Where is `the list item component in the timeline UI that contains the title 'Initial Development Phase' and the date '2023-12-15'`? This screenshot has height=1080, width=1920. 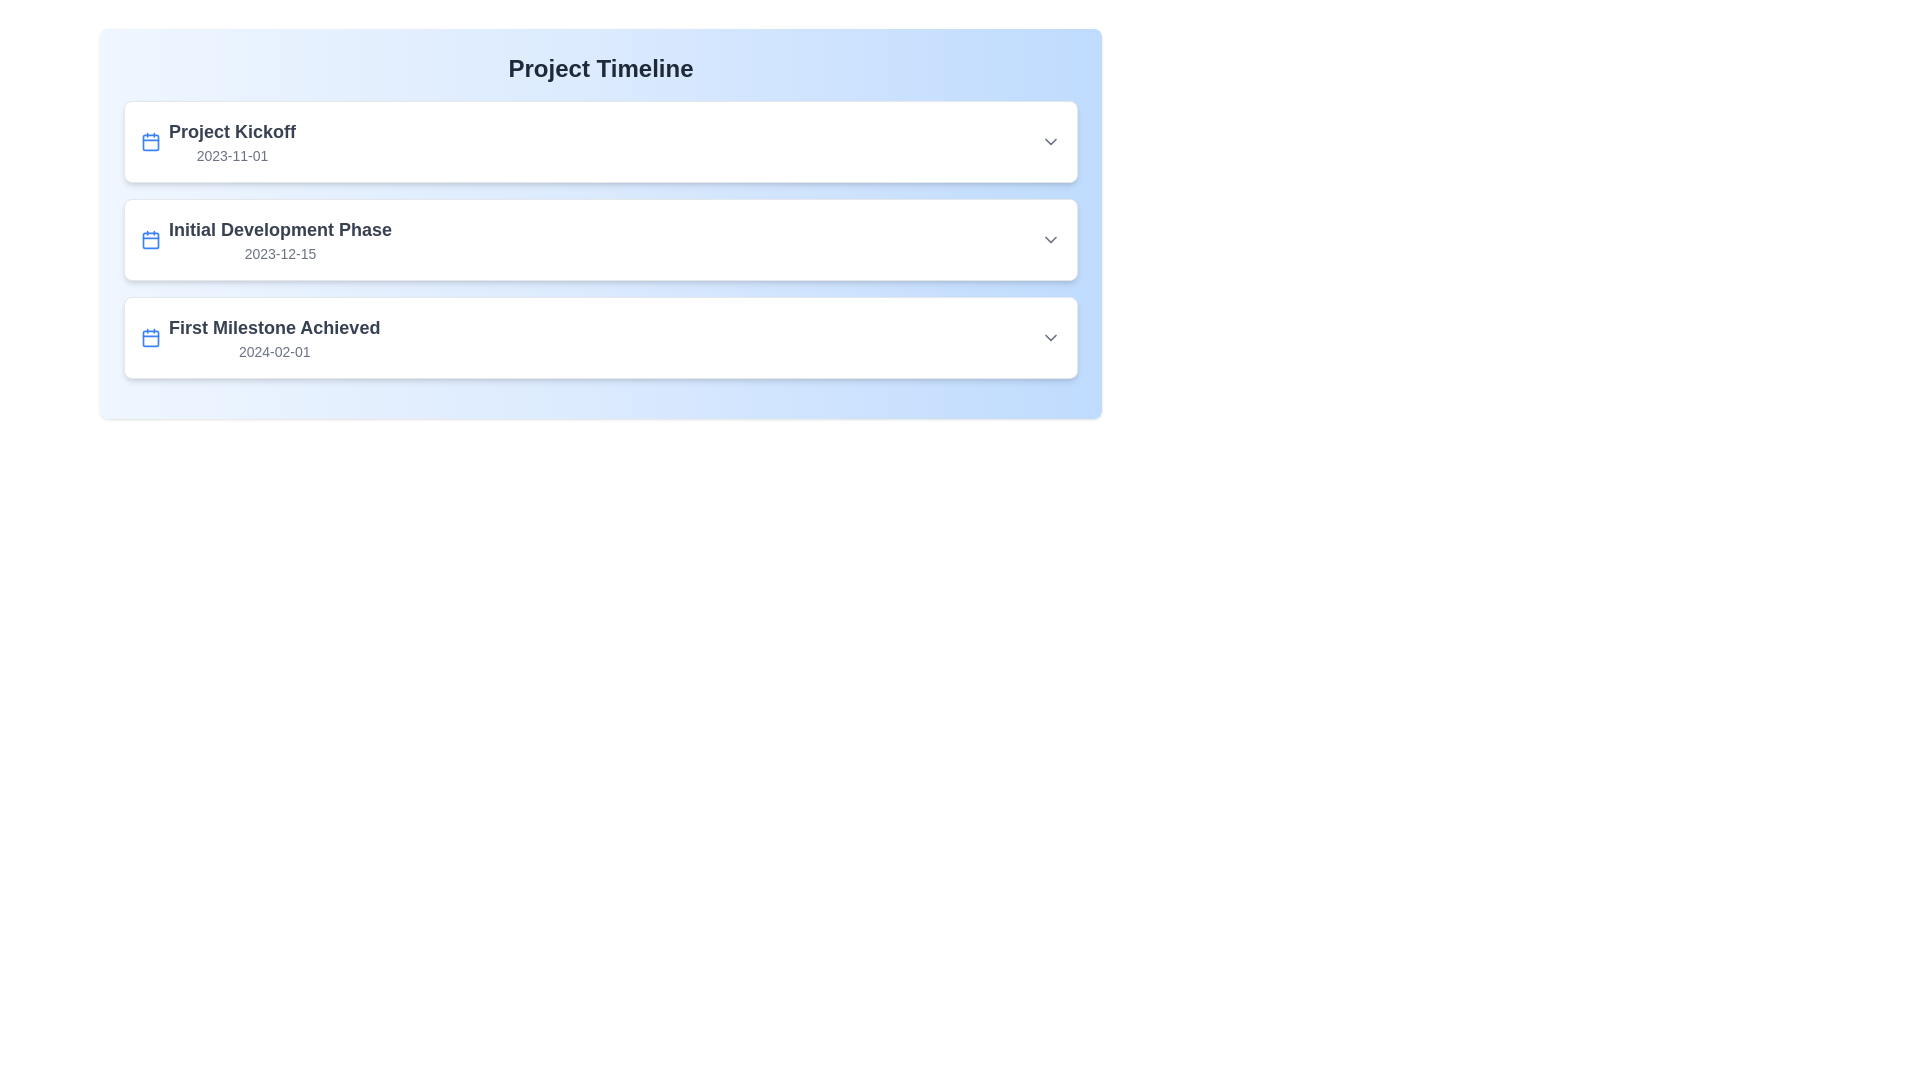
the list item component in the timeline UI that contains the title 'Initial Development Phase' and the date '2023-12-15' is located at coordinates (599, 238).